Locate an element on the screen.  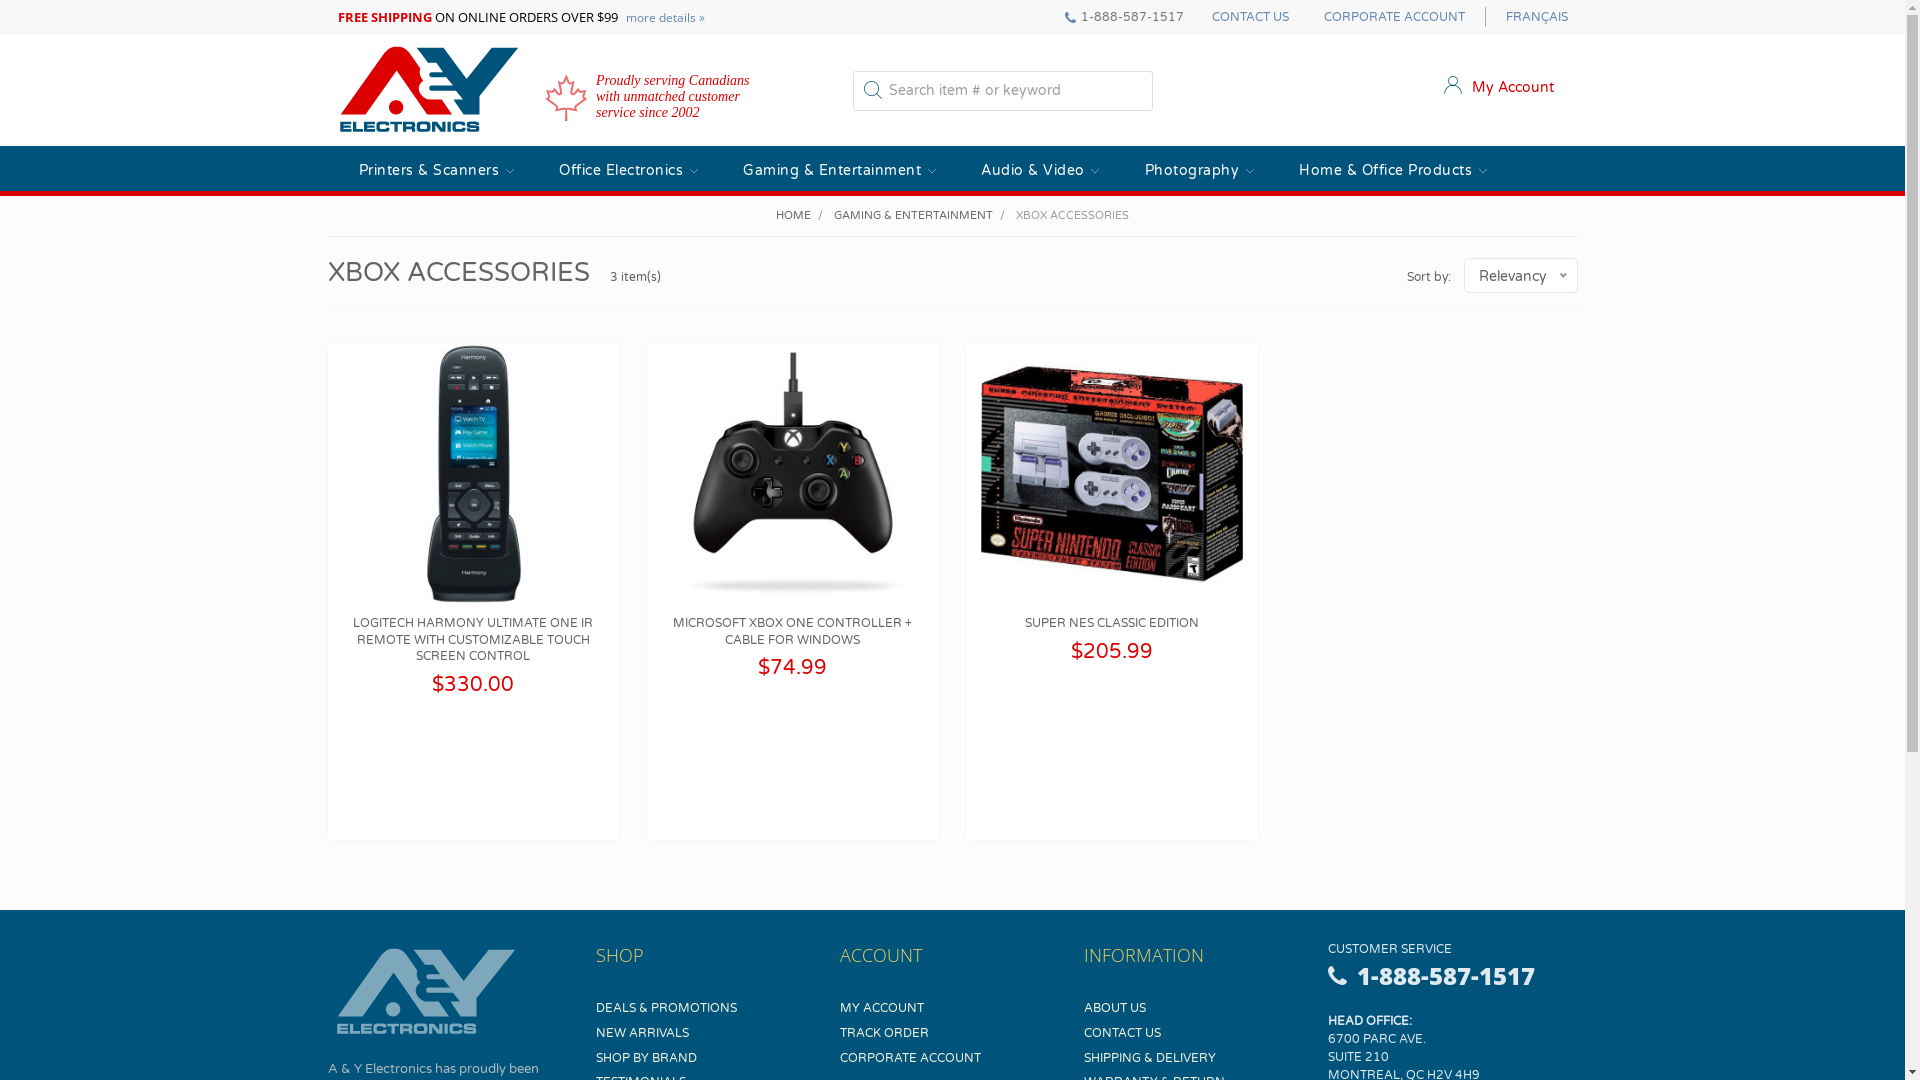
'Home & Office Products' is located at coordinates (1384, 169).